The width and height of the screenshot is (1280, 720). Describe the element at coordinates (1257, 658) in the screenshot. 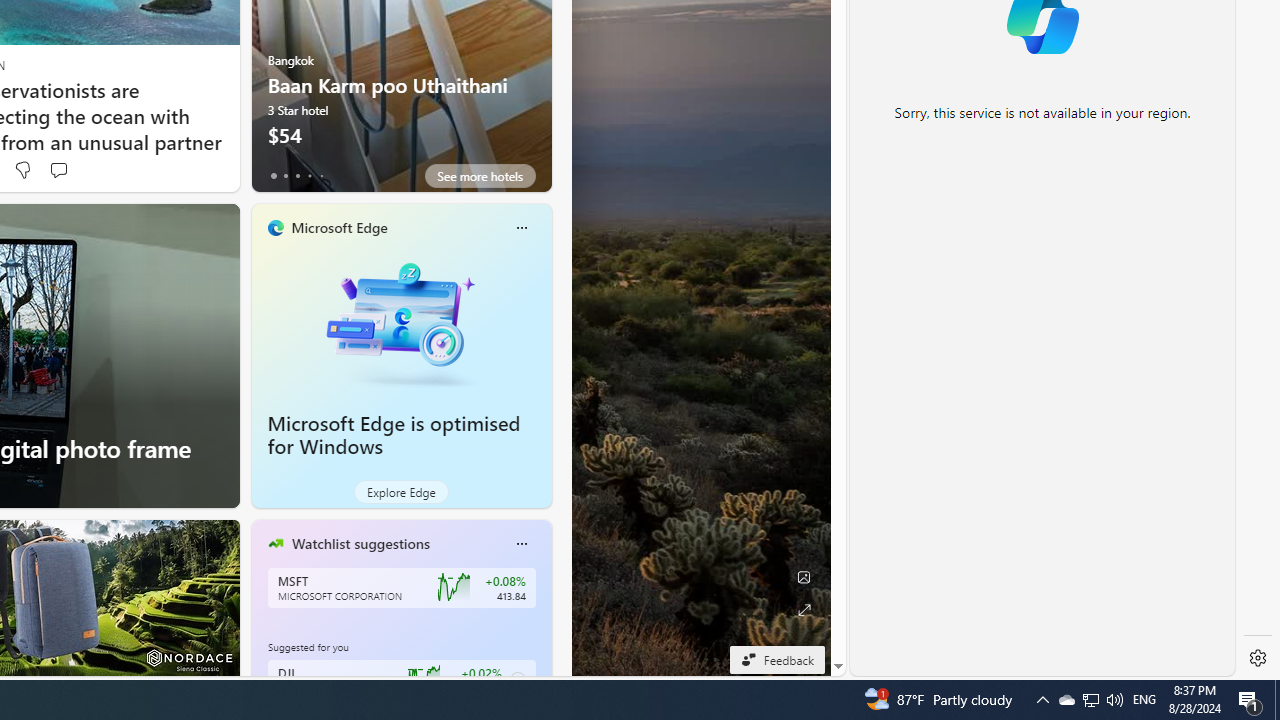

I see `'Settings'` at that location.